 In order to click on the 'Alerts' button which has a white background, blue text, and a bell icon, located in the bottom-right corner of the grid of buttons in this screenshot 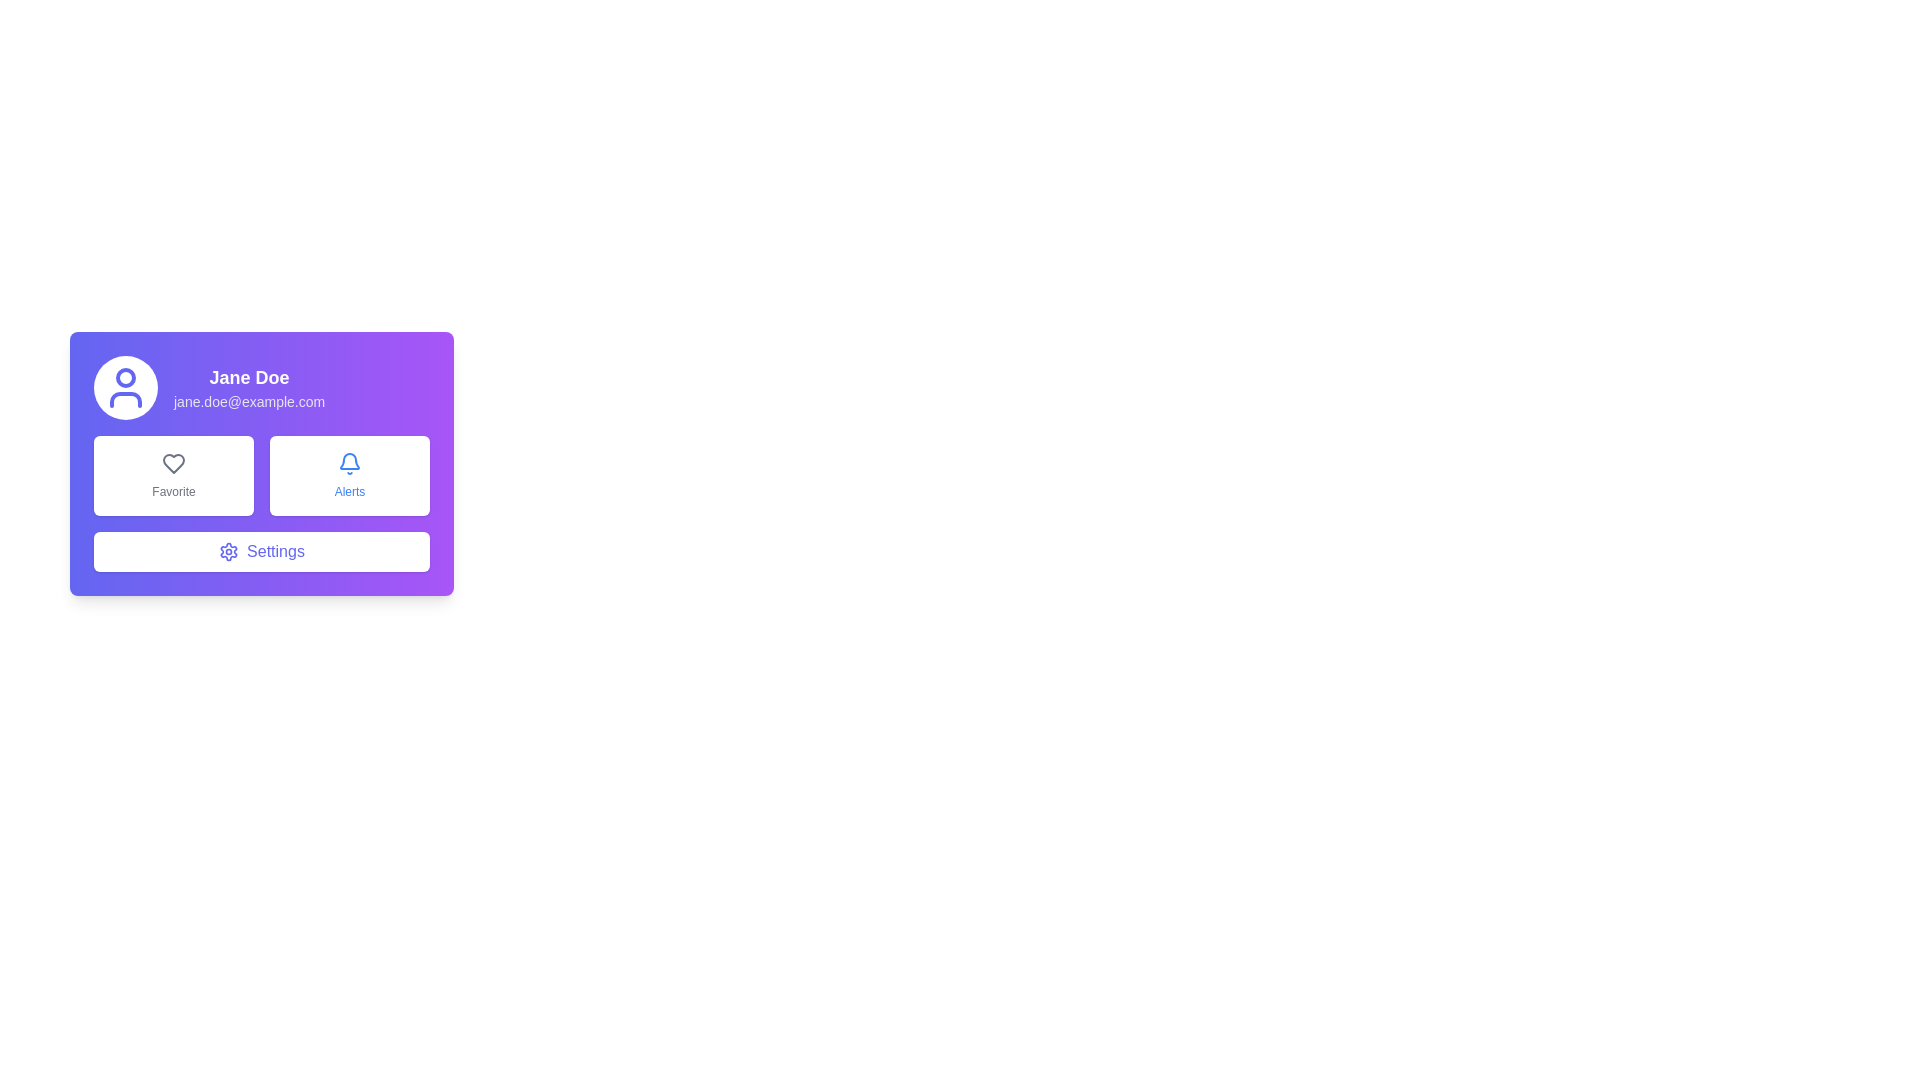, I will do `click(350, 475)`.